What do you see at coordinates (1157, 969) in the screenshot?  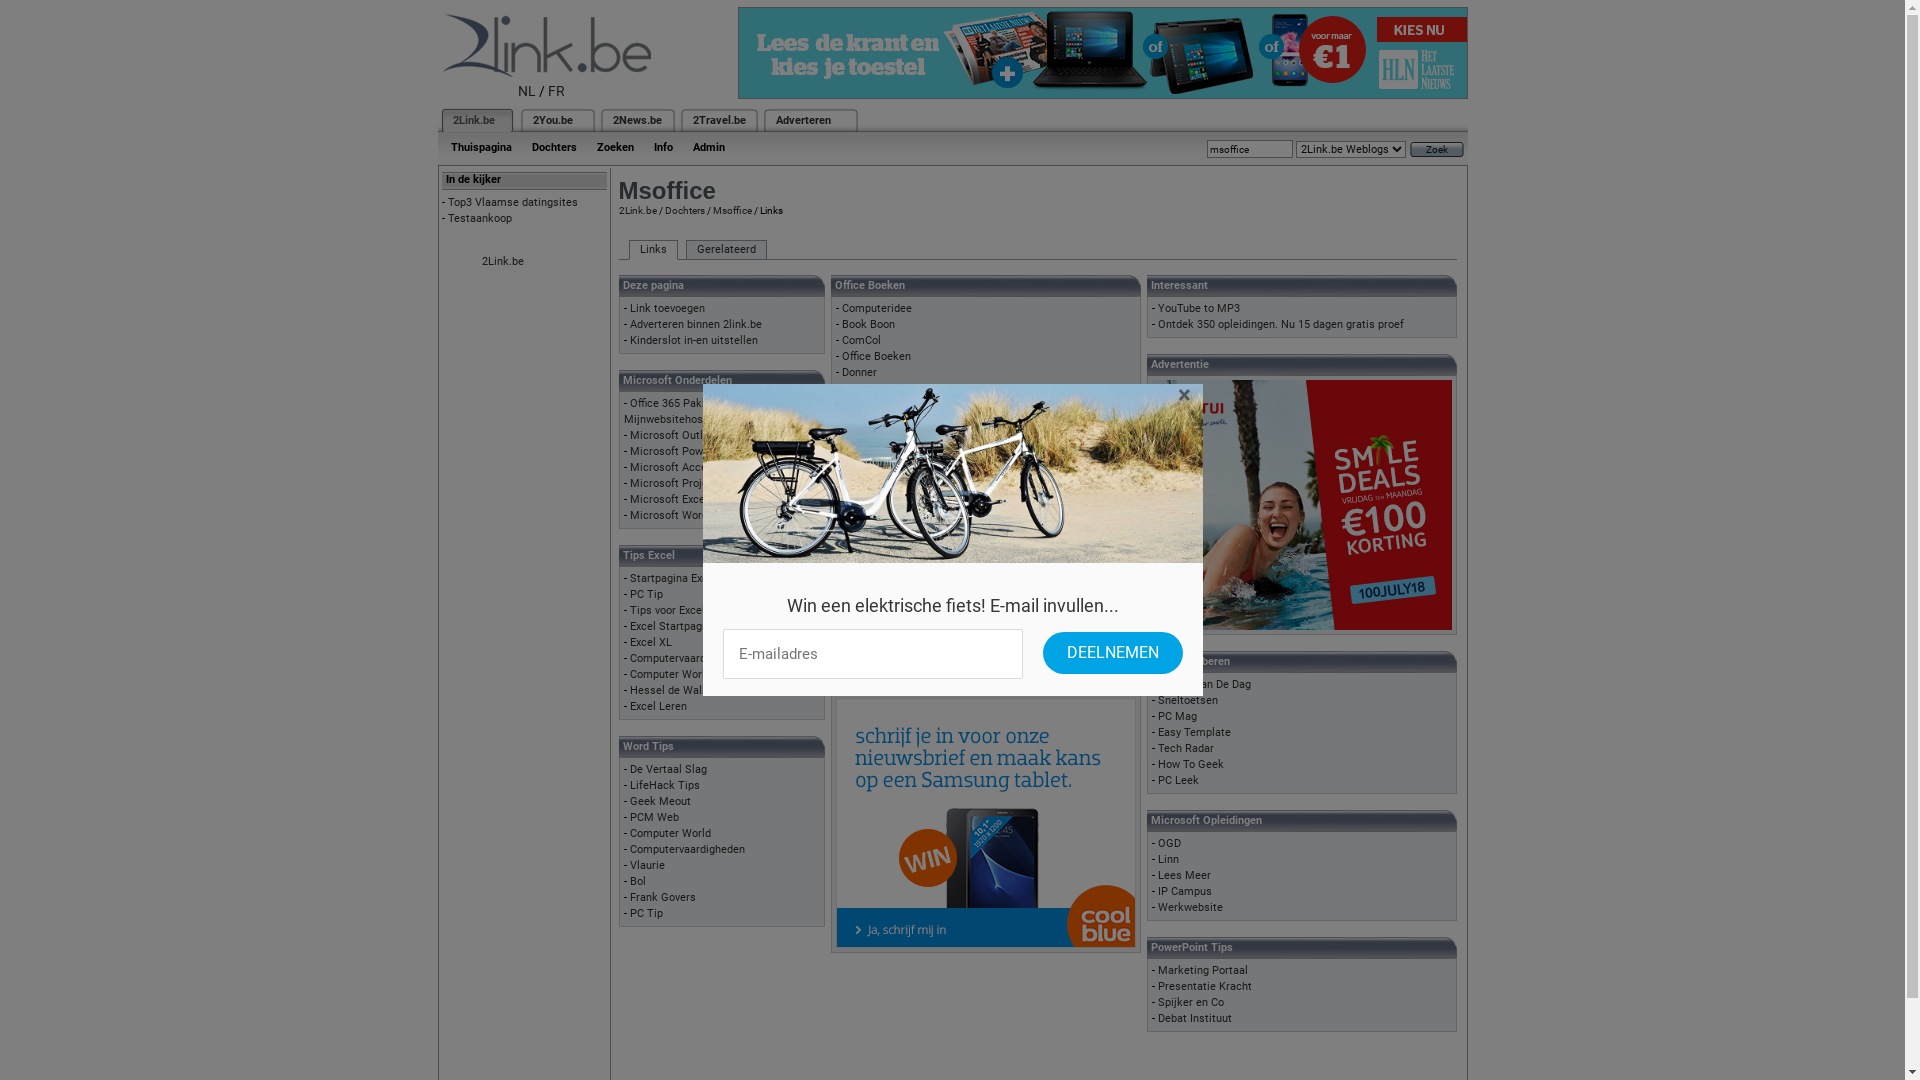 I see `'Marketing Portaal'` at bounding box center [1157, 969].